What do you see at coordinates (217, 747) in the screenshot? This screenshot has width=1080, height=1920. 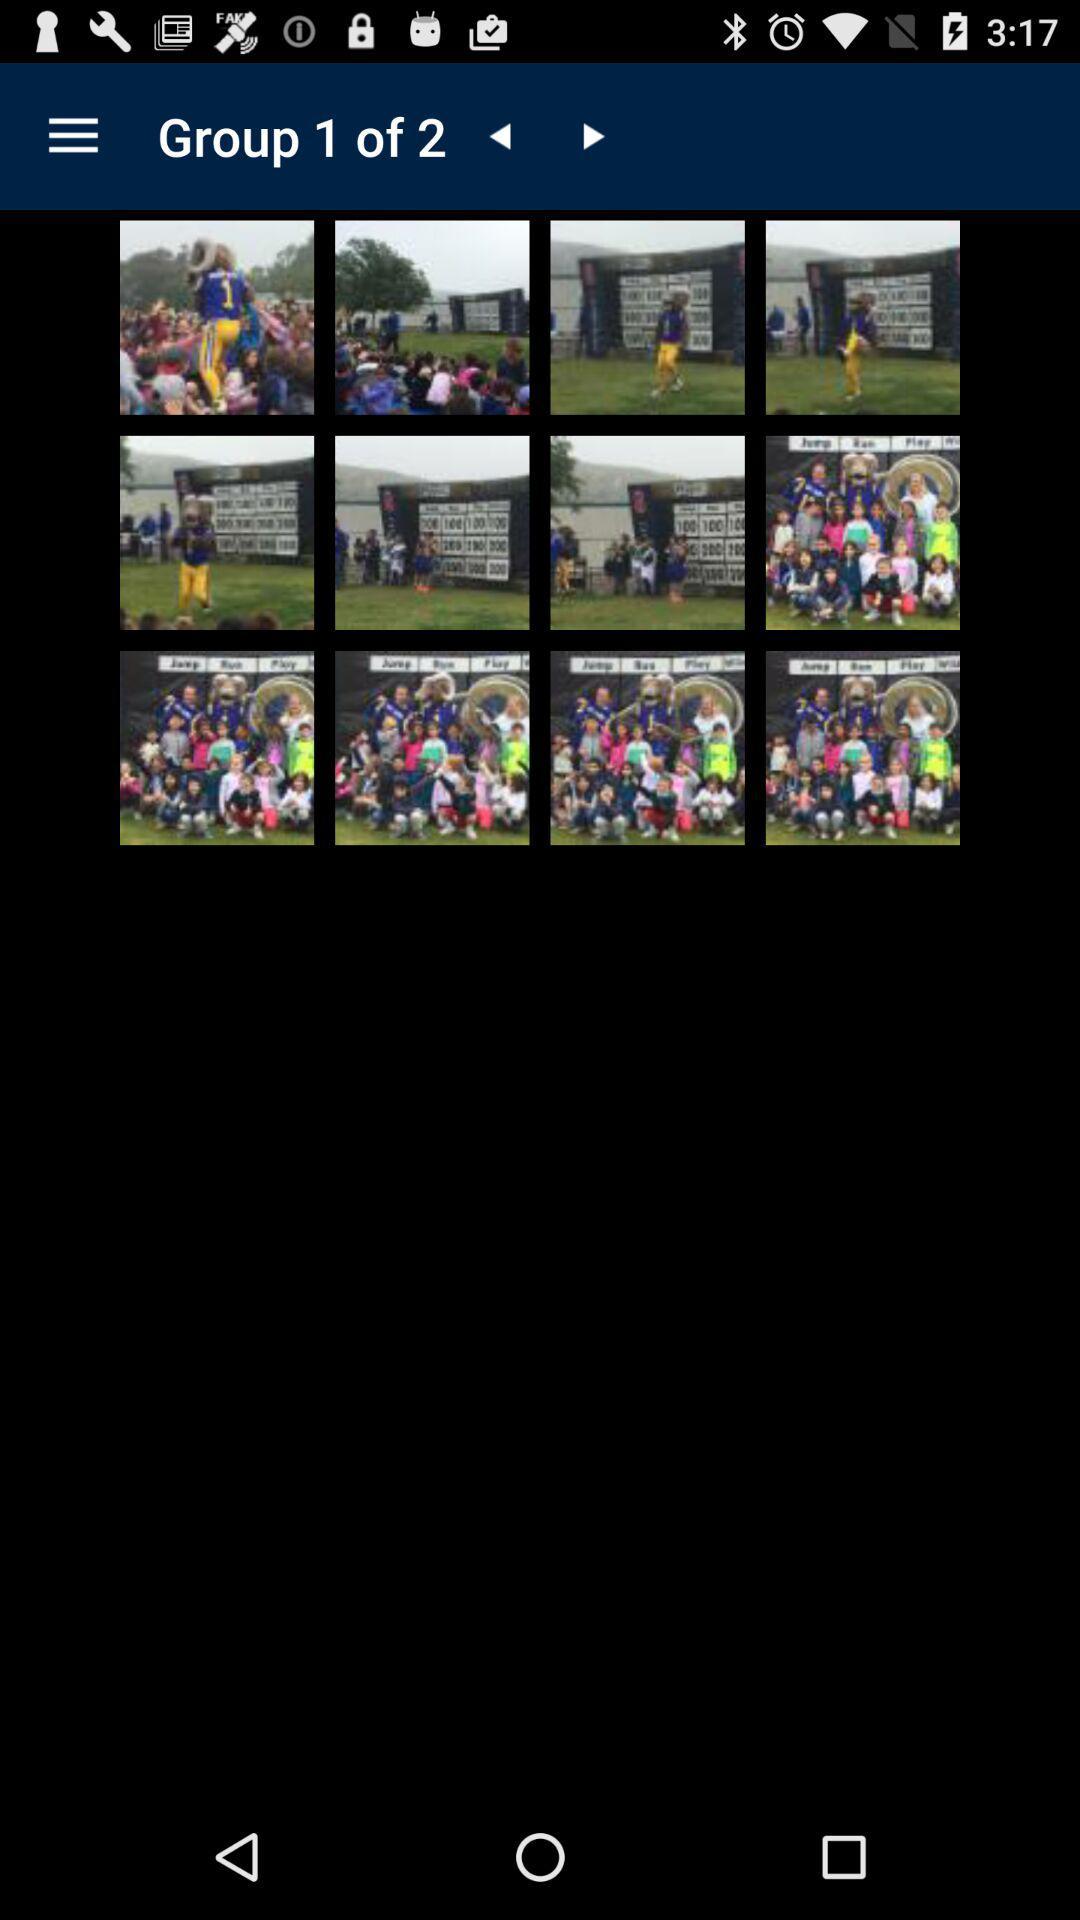 I see `picture option` at bounding box center [217, 747].